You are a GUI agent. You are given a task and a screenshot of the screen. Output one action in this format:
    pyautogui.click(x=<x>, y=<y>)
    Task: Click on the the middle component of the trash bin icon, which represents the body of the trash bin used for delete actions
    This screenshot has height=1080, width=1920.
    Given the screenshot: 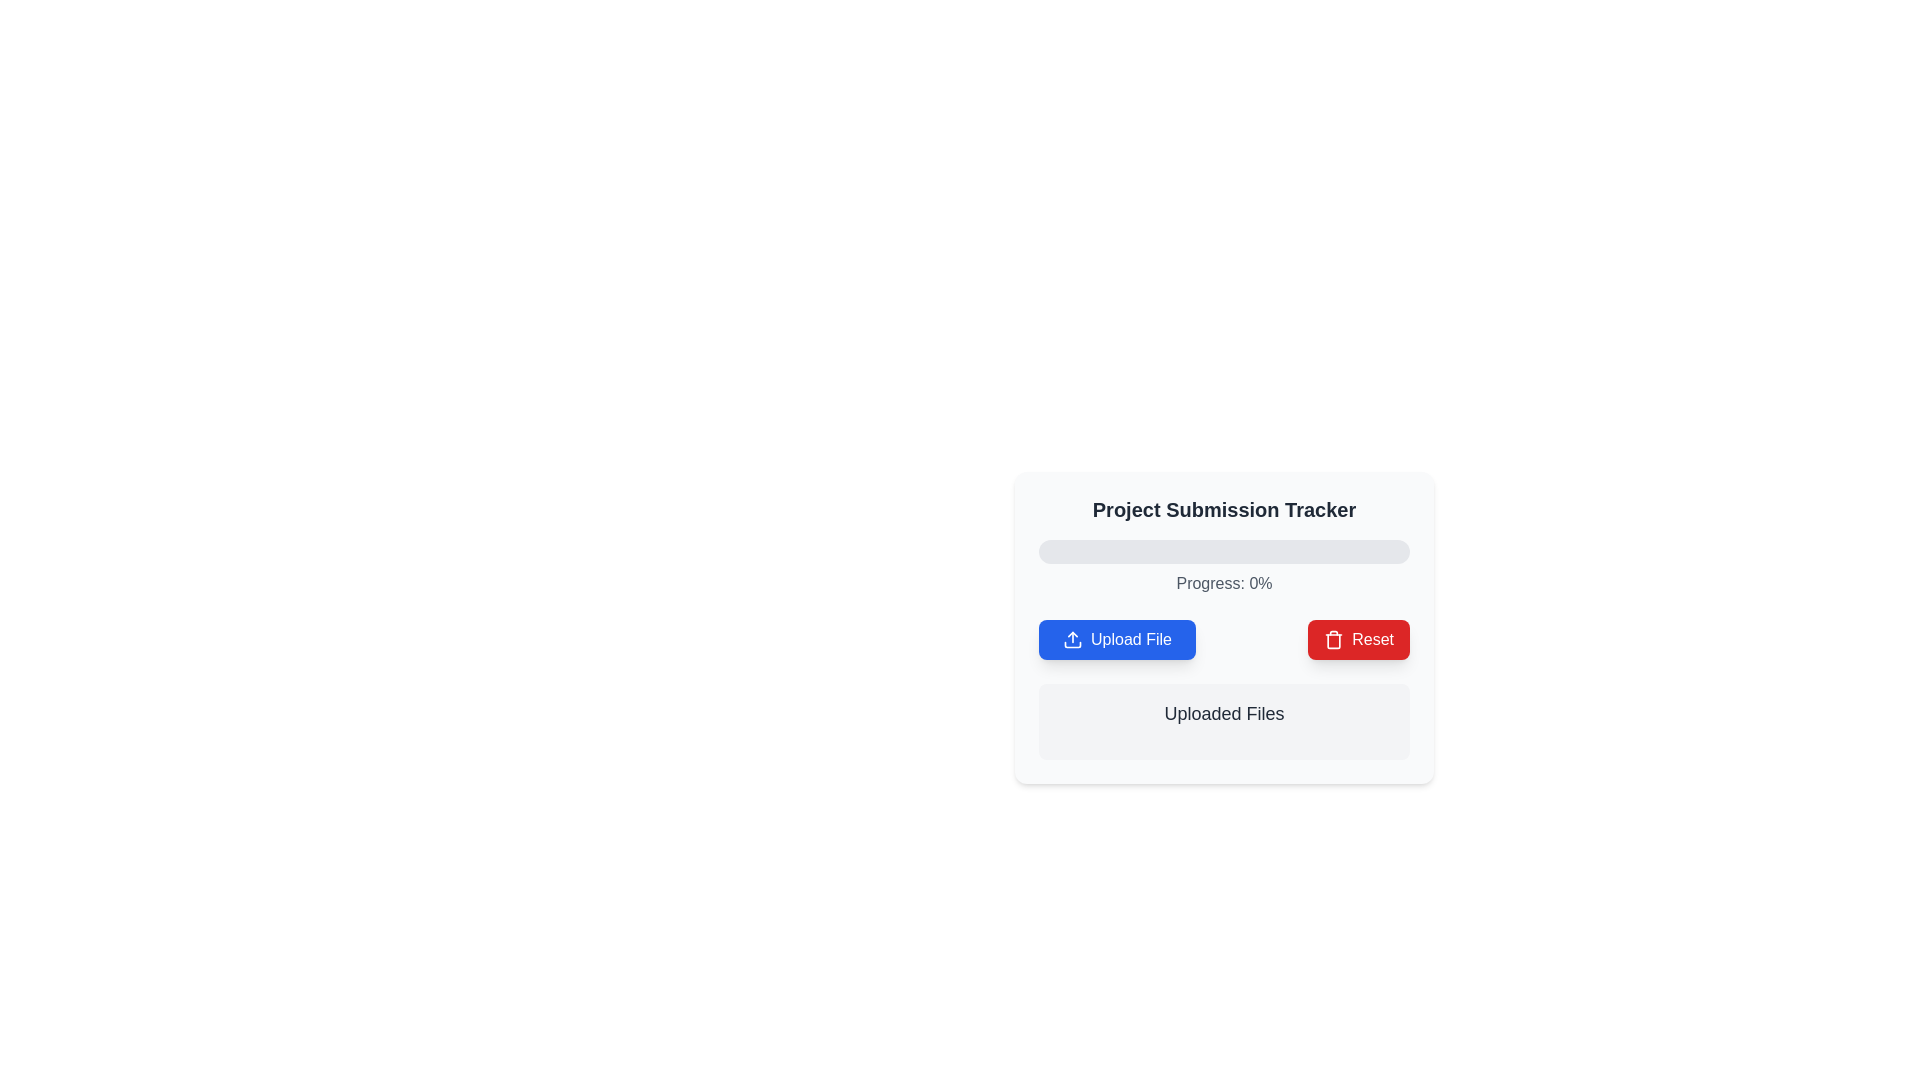 What is the action you would take?
    pyautogui.click(x=1334, y=641)
    